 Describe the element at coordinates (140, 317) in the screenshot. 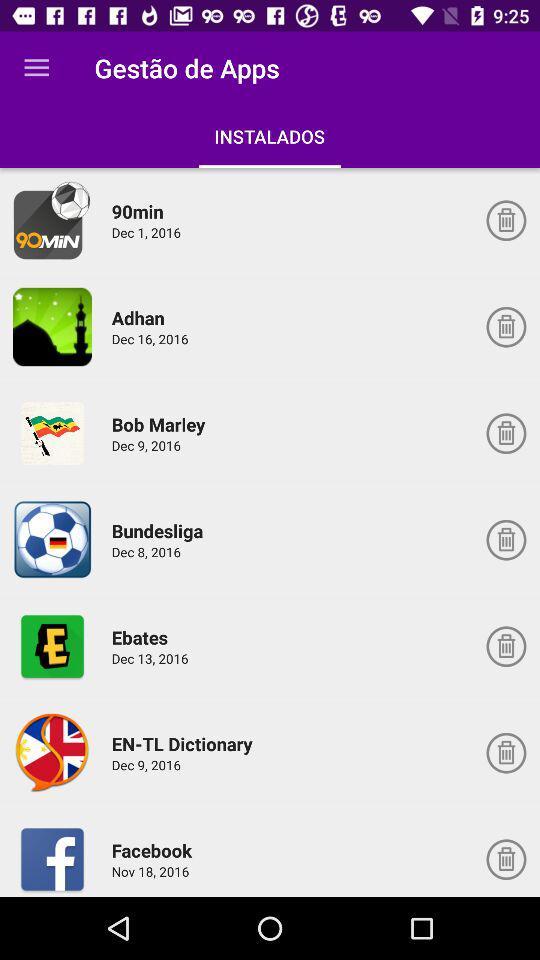

I see `the icon below the dec 1, 2016 icon` at that location.